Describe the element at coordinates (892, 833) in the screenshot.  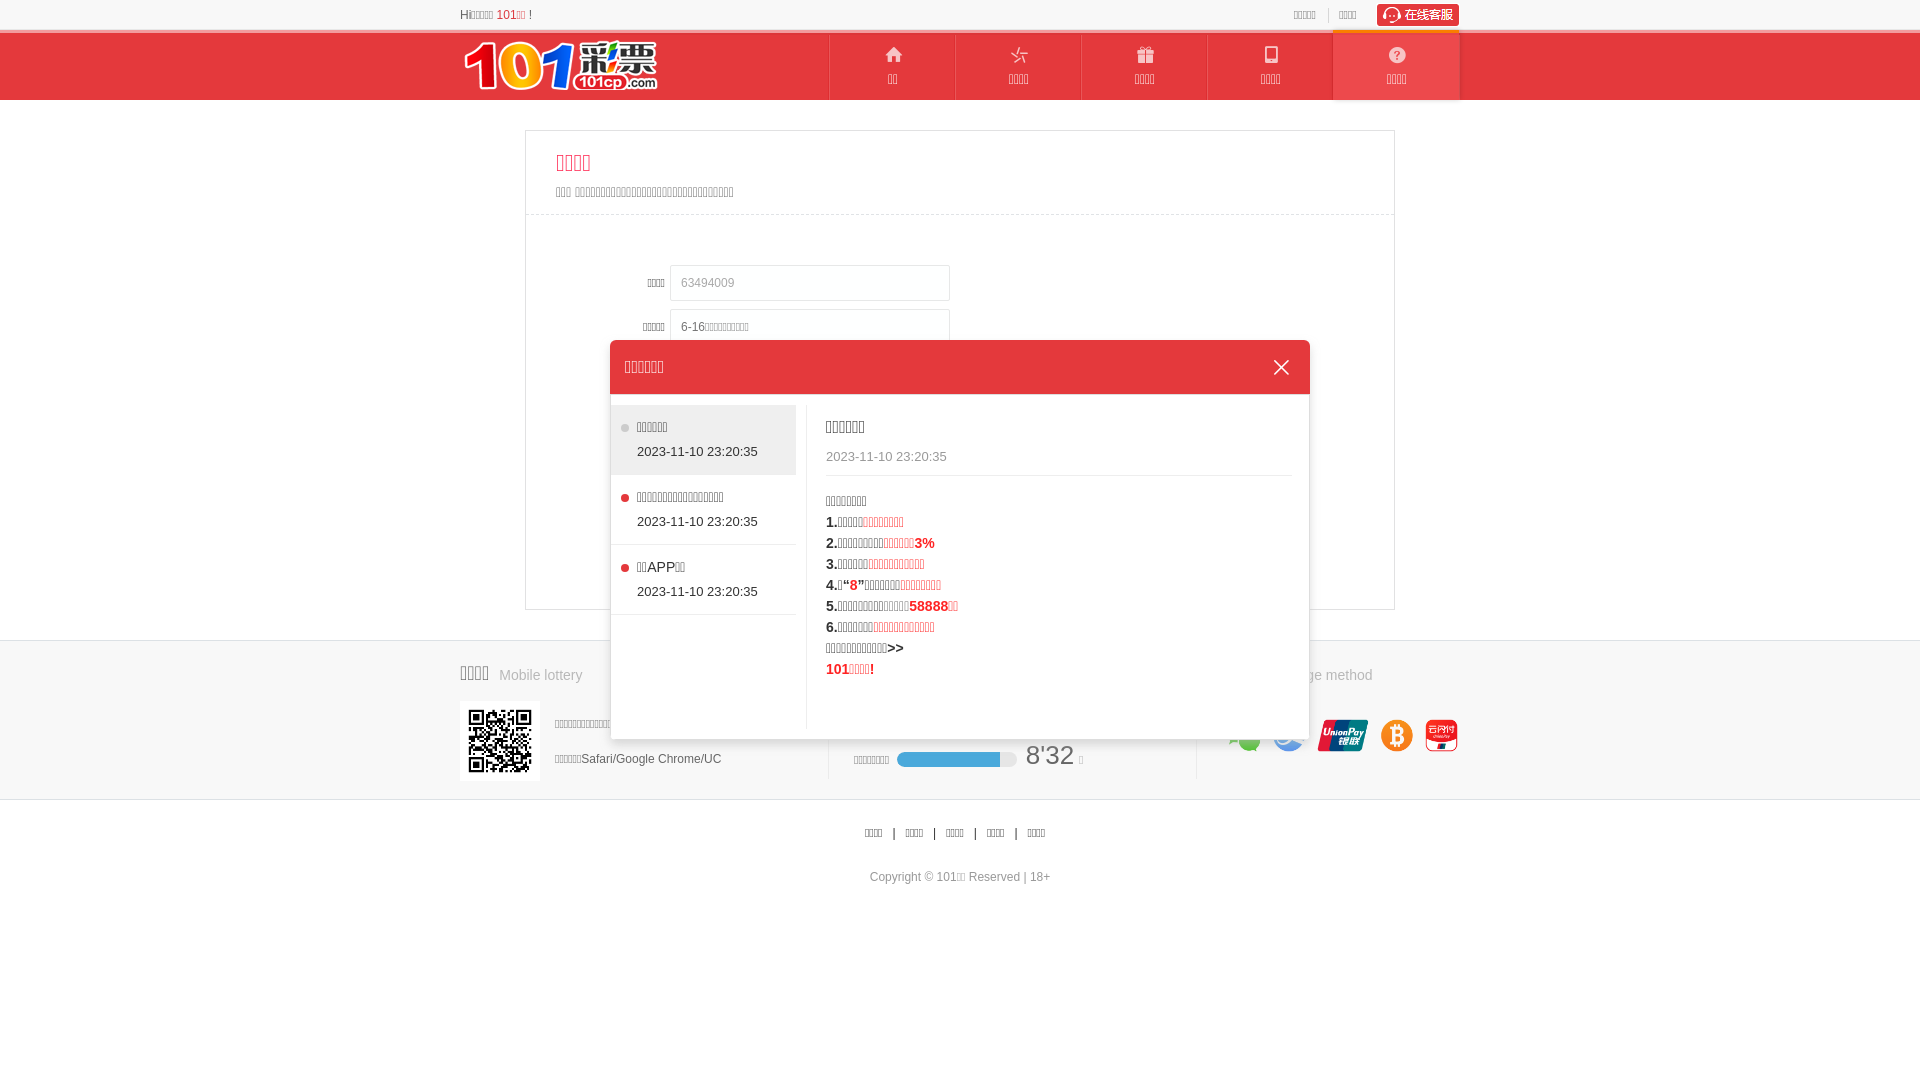
I see `'|'` at that location.